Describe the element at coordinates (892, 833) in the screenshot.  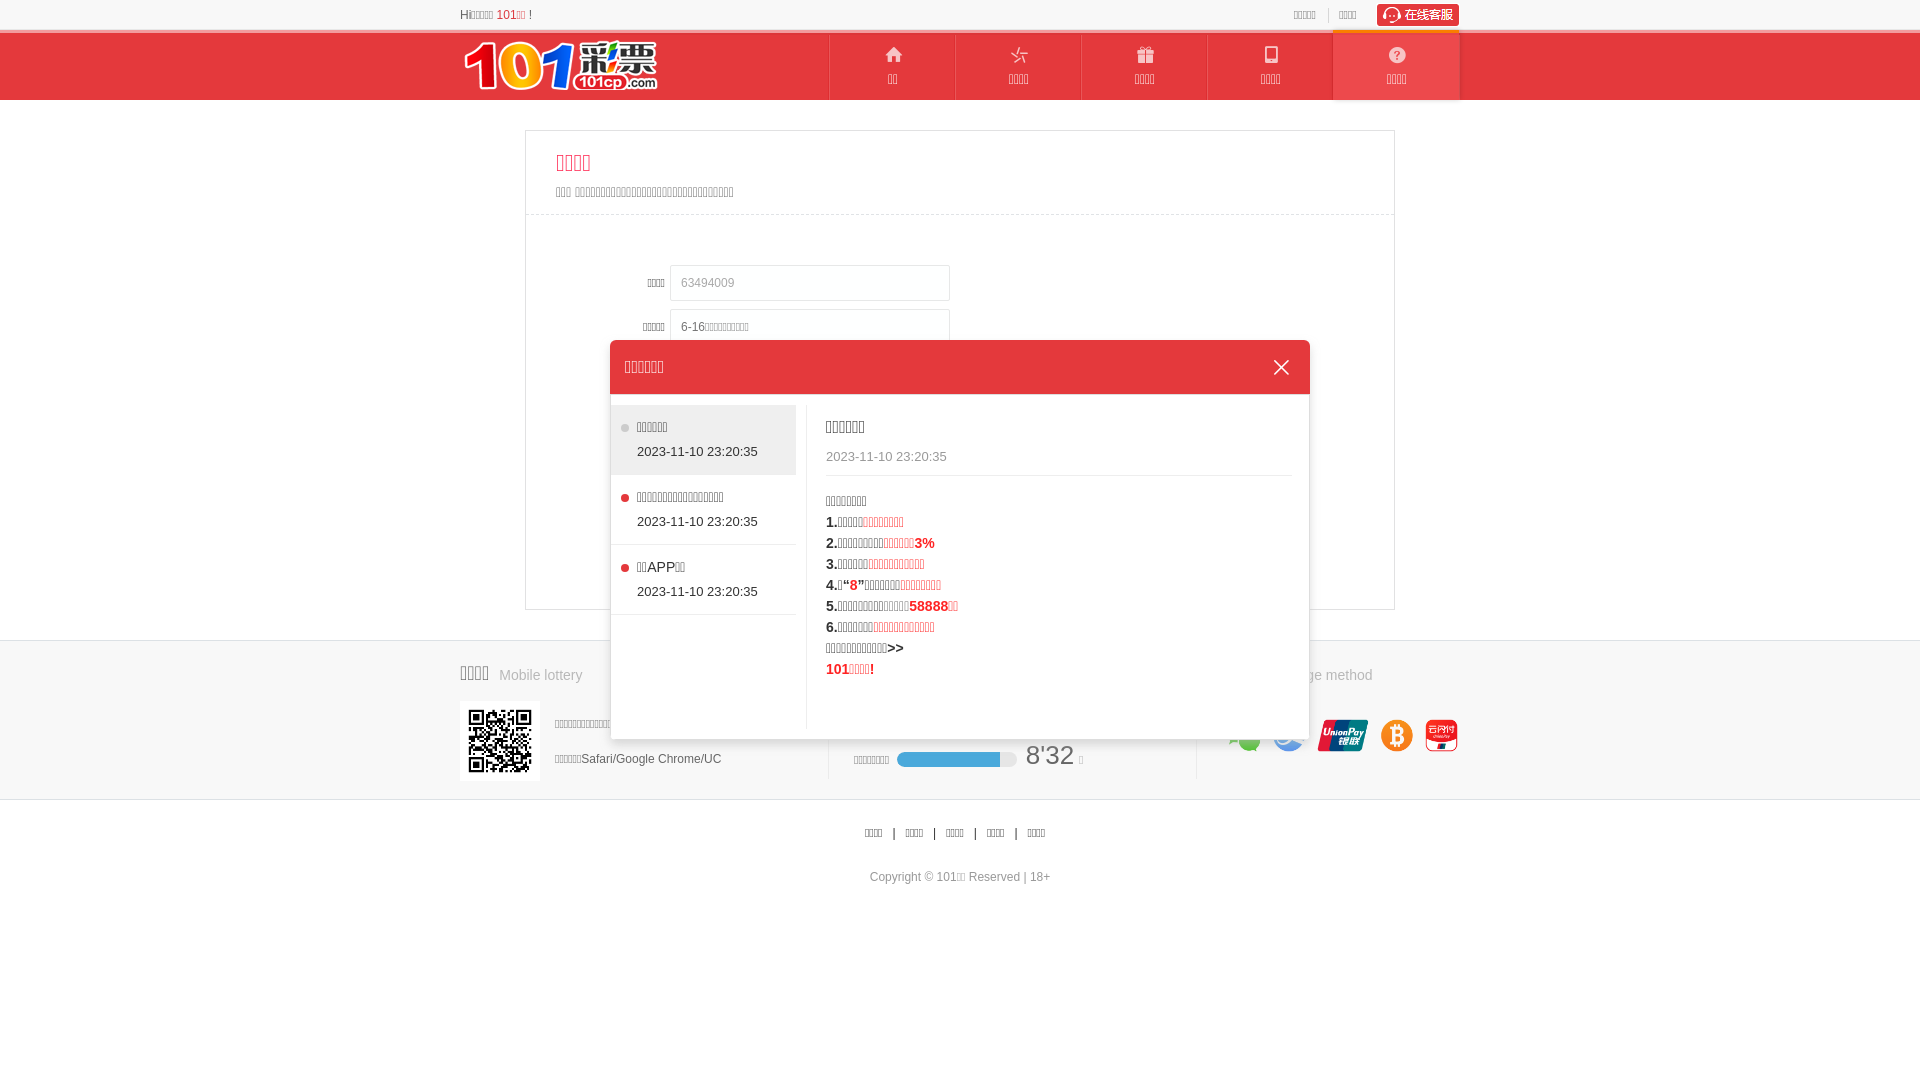
I see `'|'` at that location.